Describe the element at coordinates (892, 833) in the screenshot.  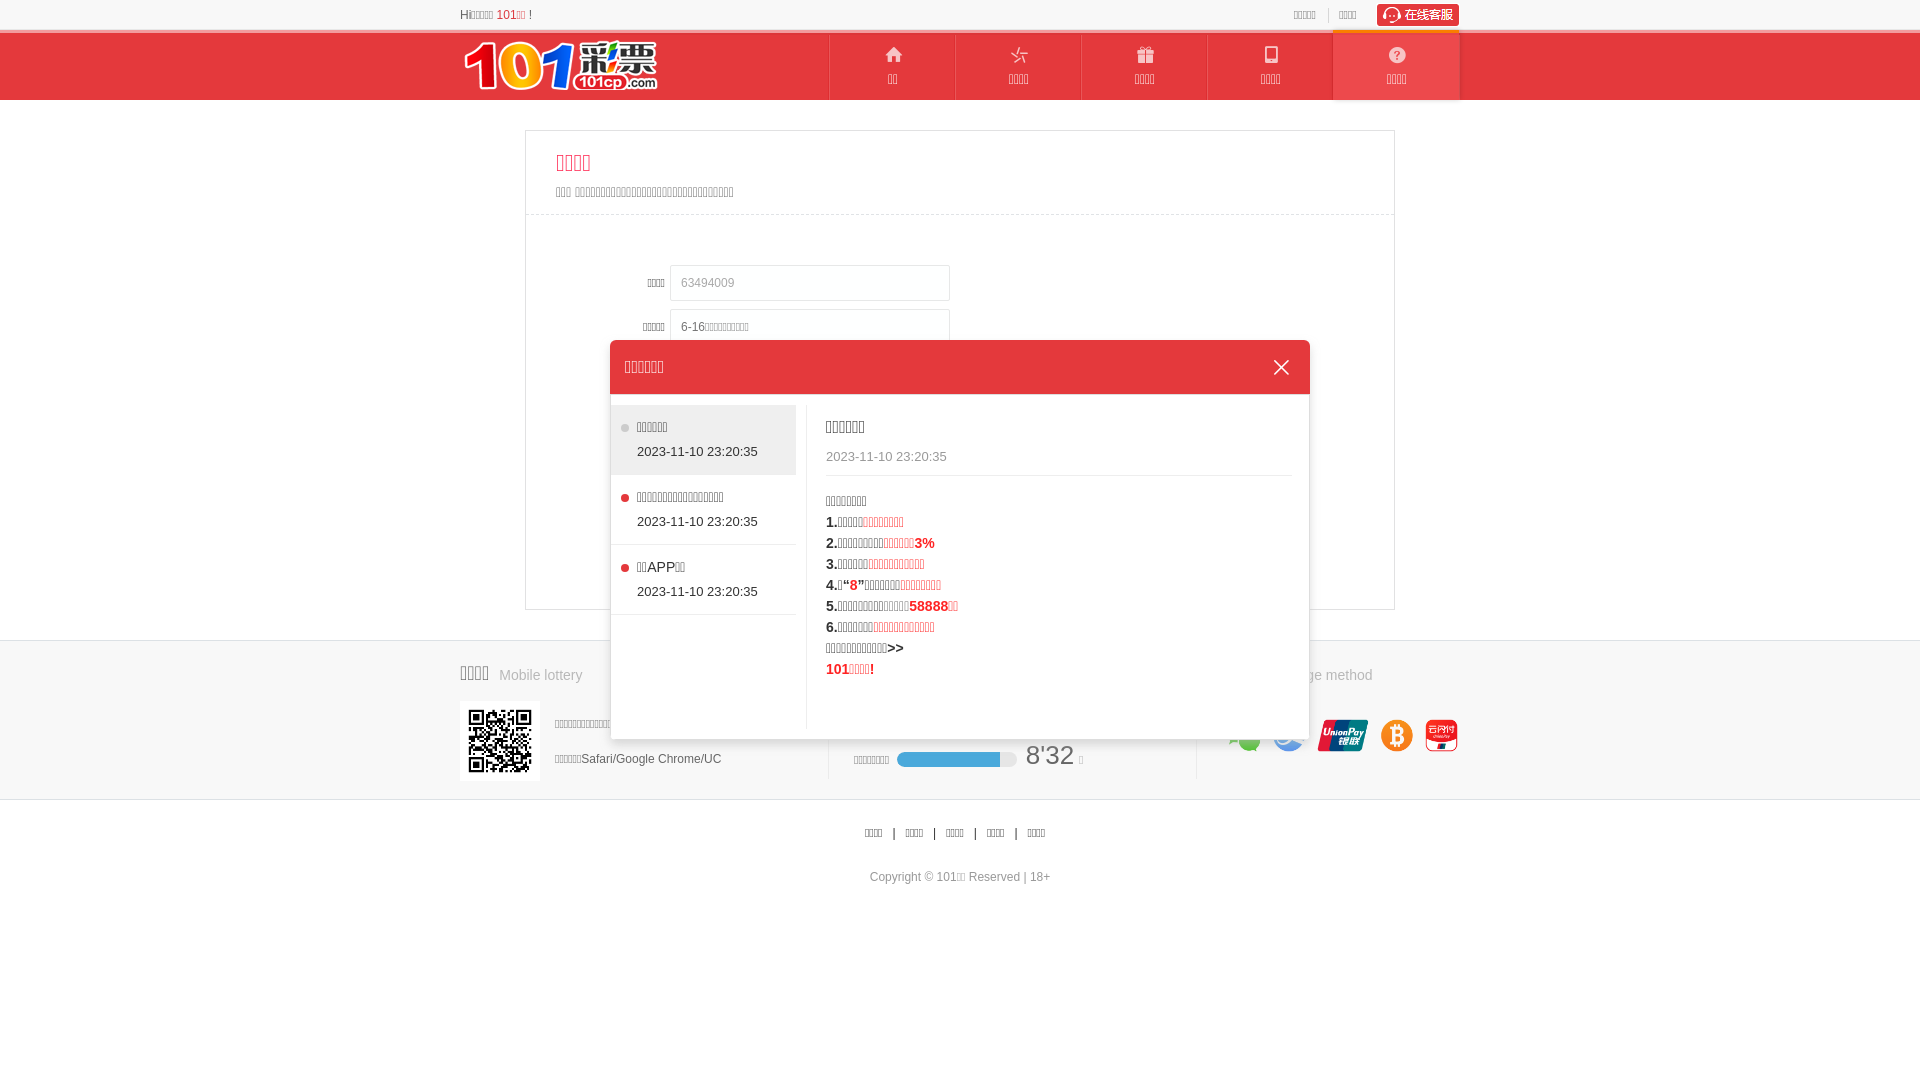
I see `'|'` at that location.